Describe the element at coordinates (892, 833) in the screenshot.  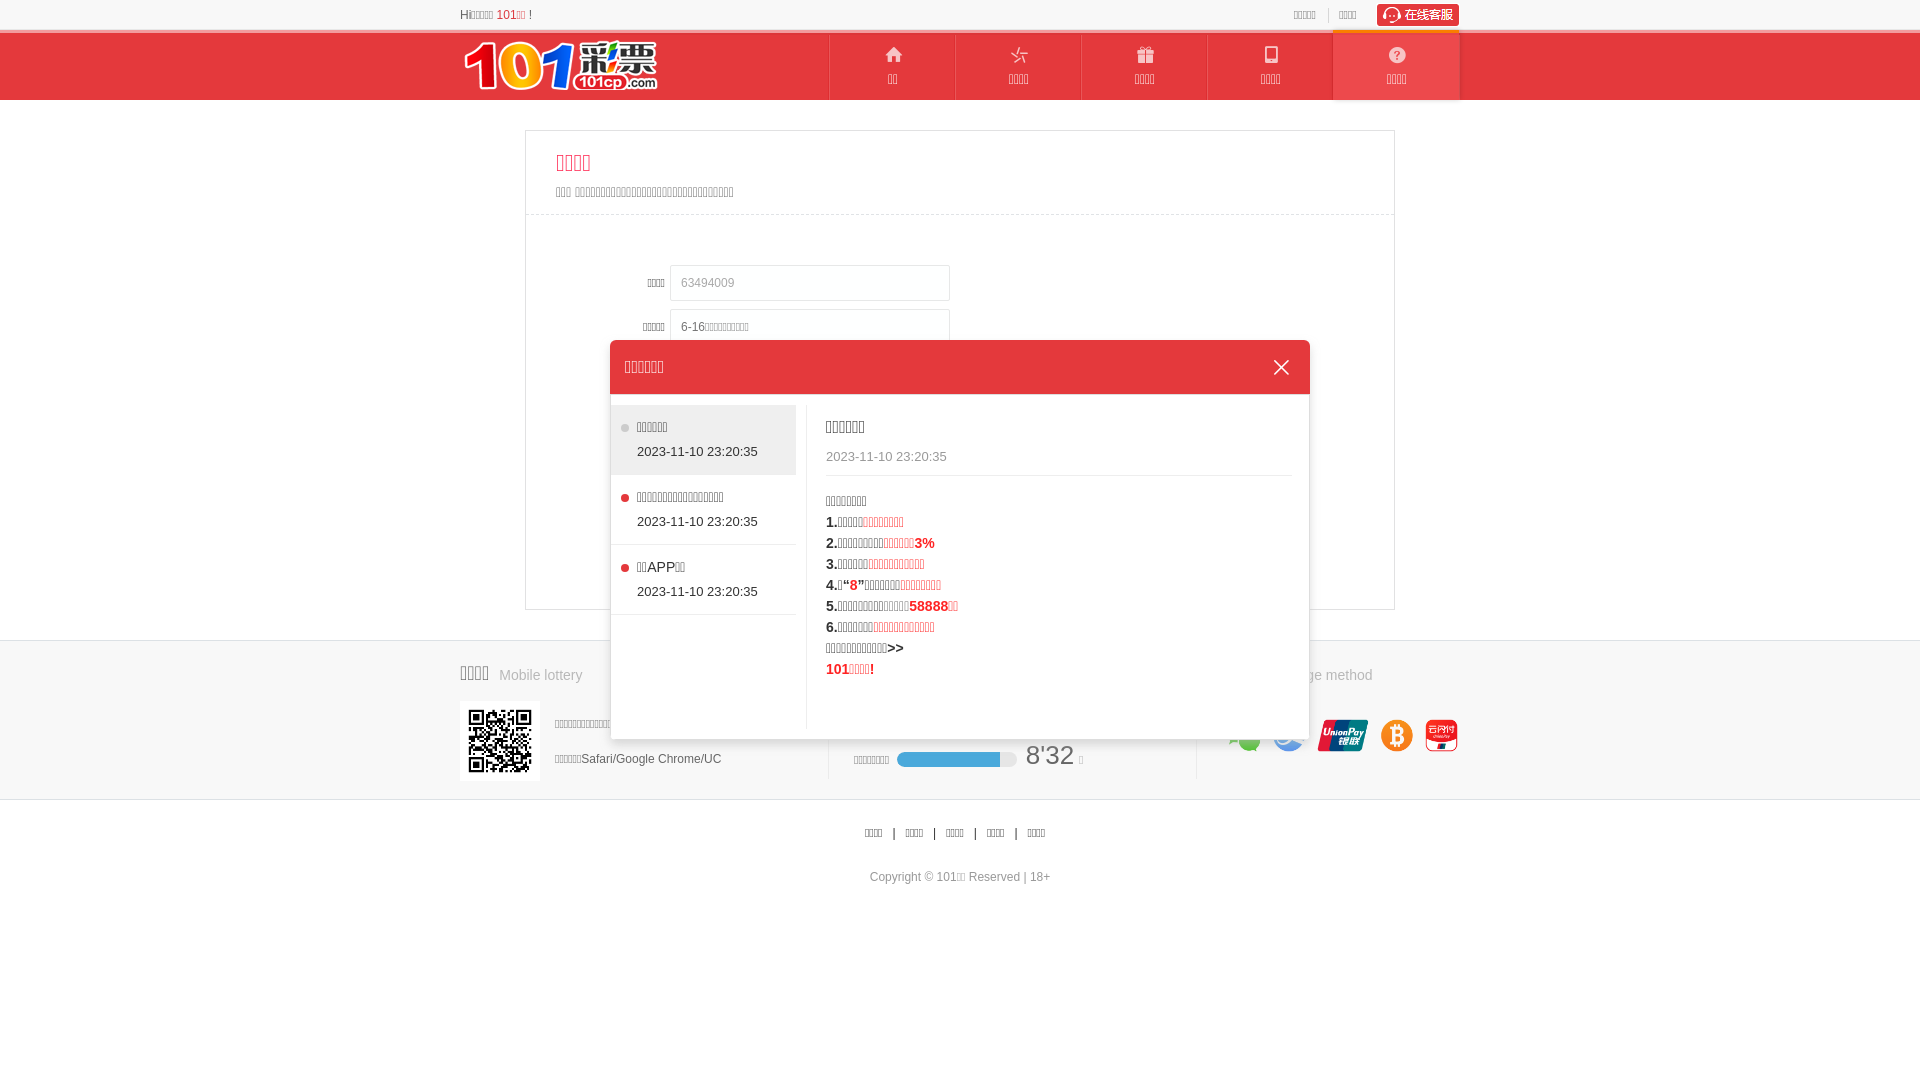
I see `'|'` at that location.